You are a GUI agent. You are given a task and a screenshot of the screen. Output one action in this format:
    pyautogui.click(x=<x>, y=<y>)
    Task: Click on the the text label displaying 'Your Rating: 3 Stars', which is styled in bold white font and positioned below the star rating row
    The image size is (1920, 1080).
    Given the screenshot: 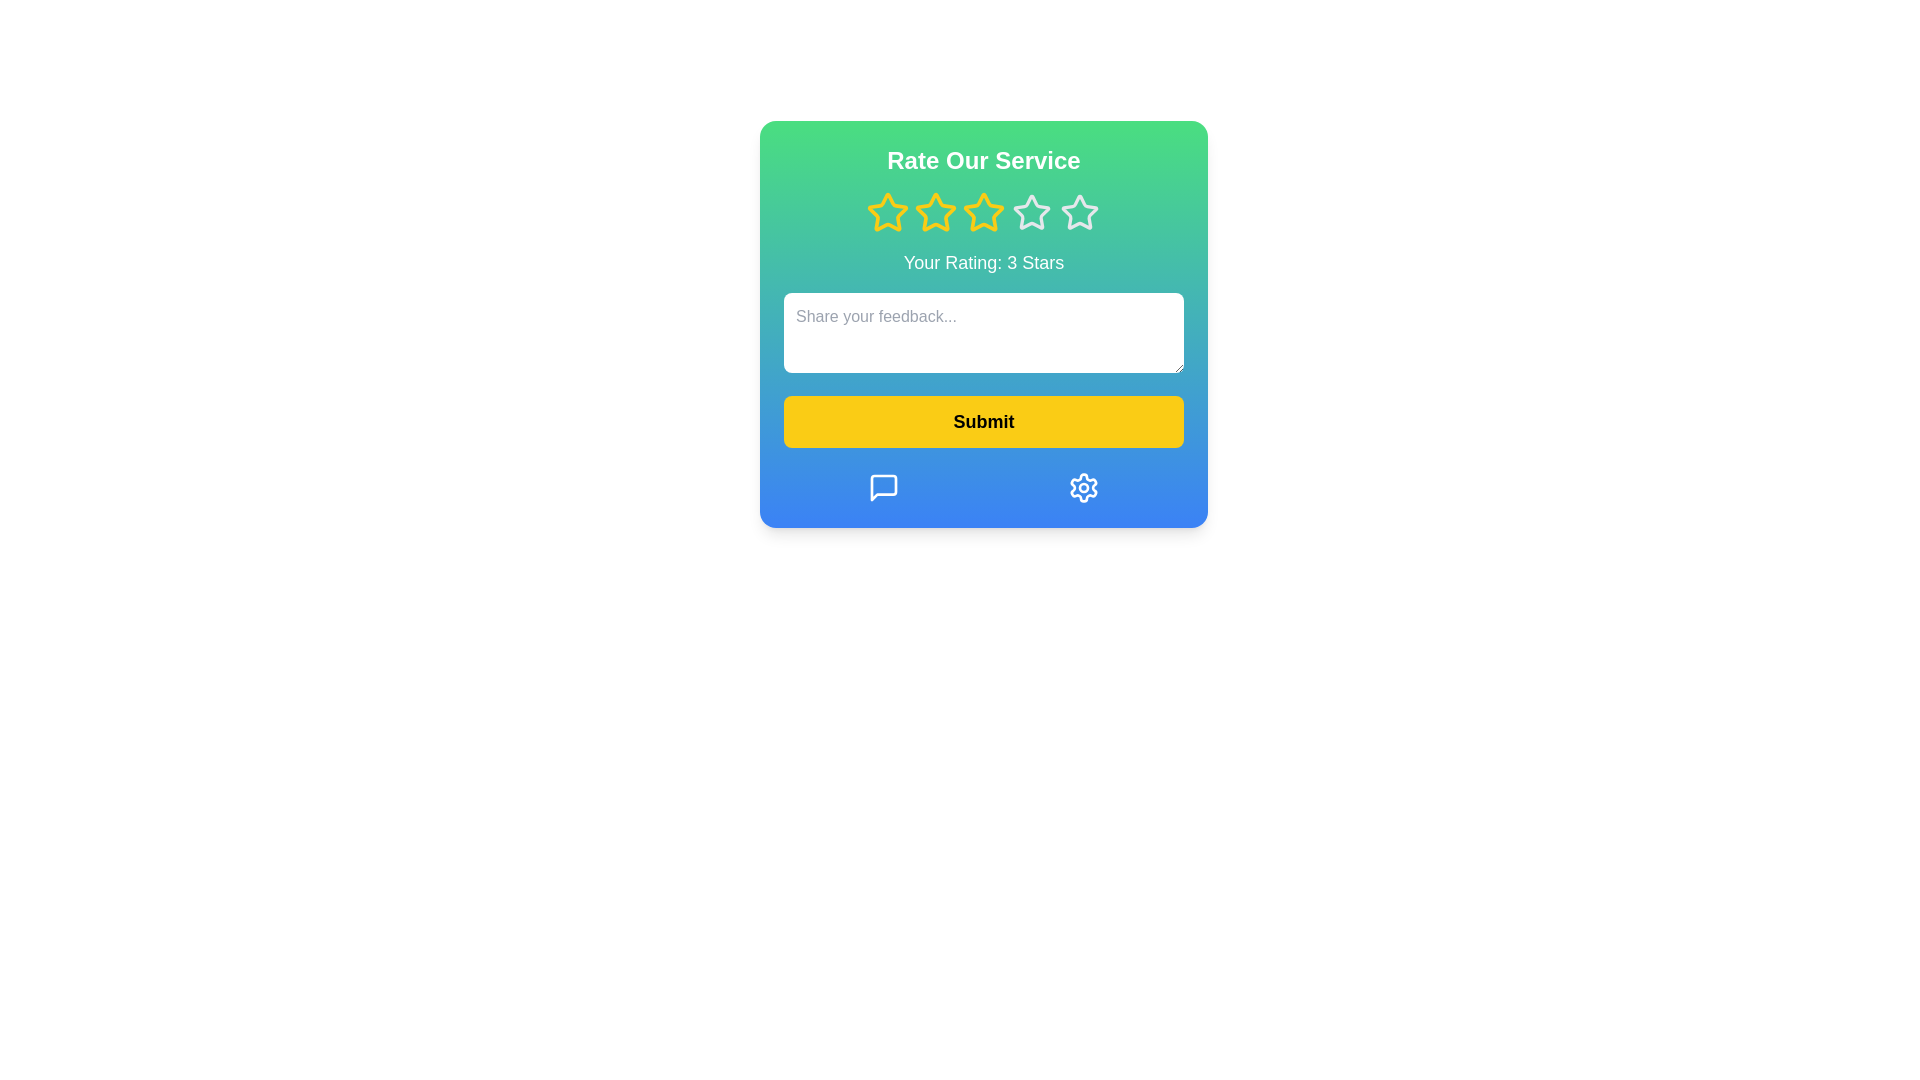 What is the action you would take?
    pyautogui.click(x=983, y=261)
    